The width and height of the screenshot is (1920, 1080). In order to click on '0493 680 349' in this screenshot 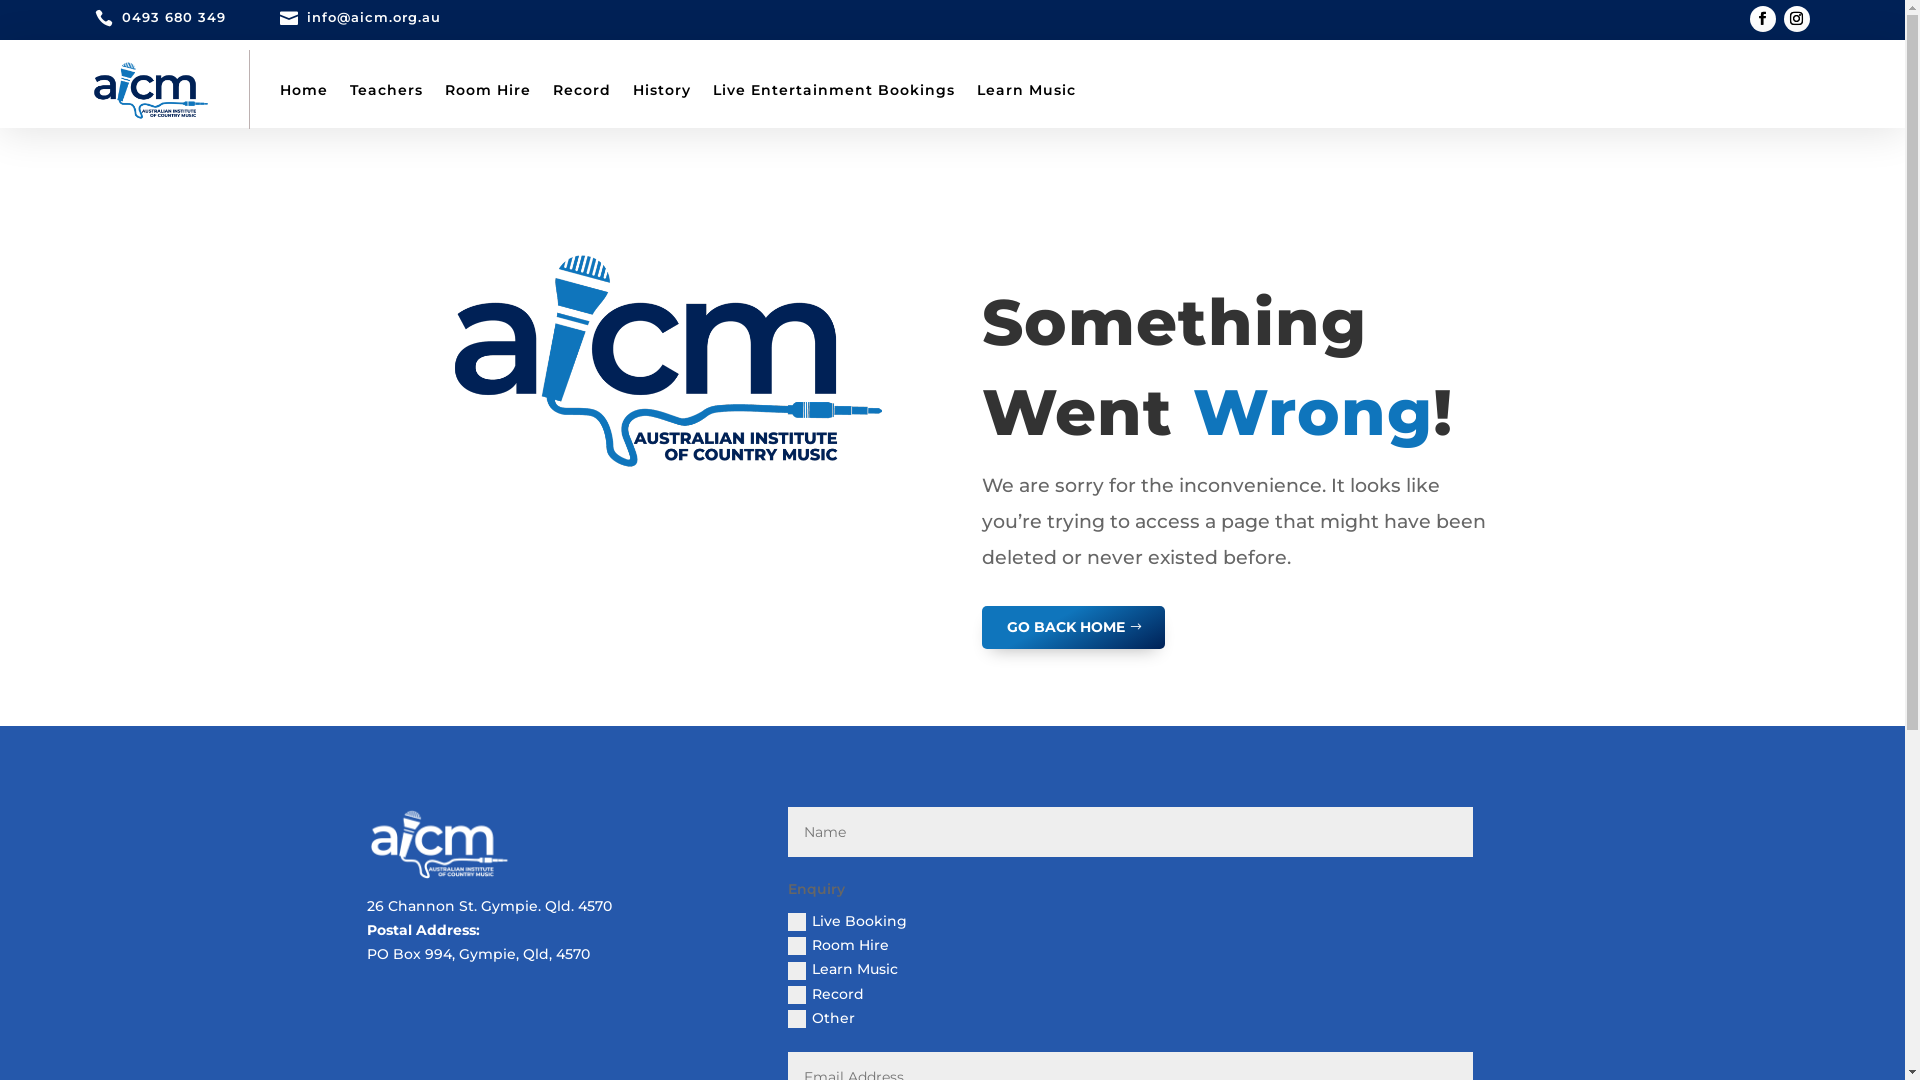, I will do `click(173, 16)`.